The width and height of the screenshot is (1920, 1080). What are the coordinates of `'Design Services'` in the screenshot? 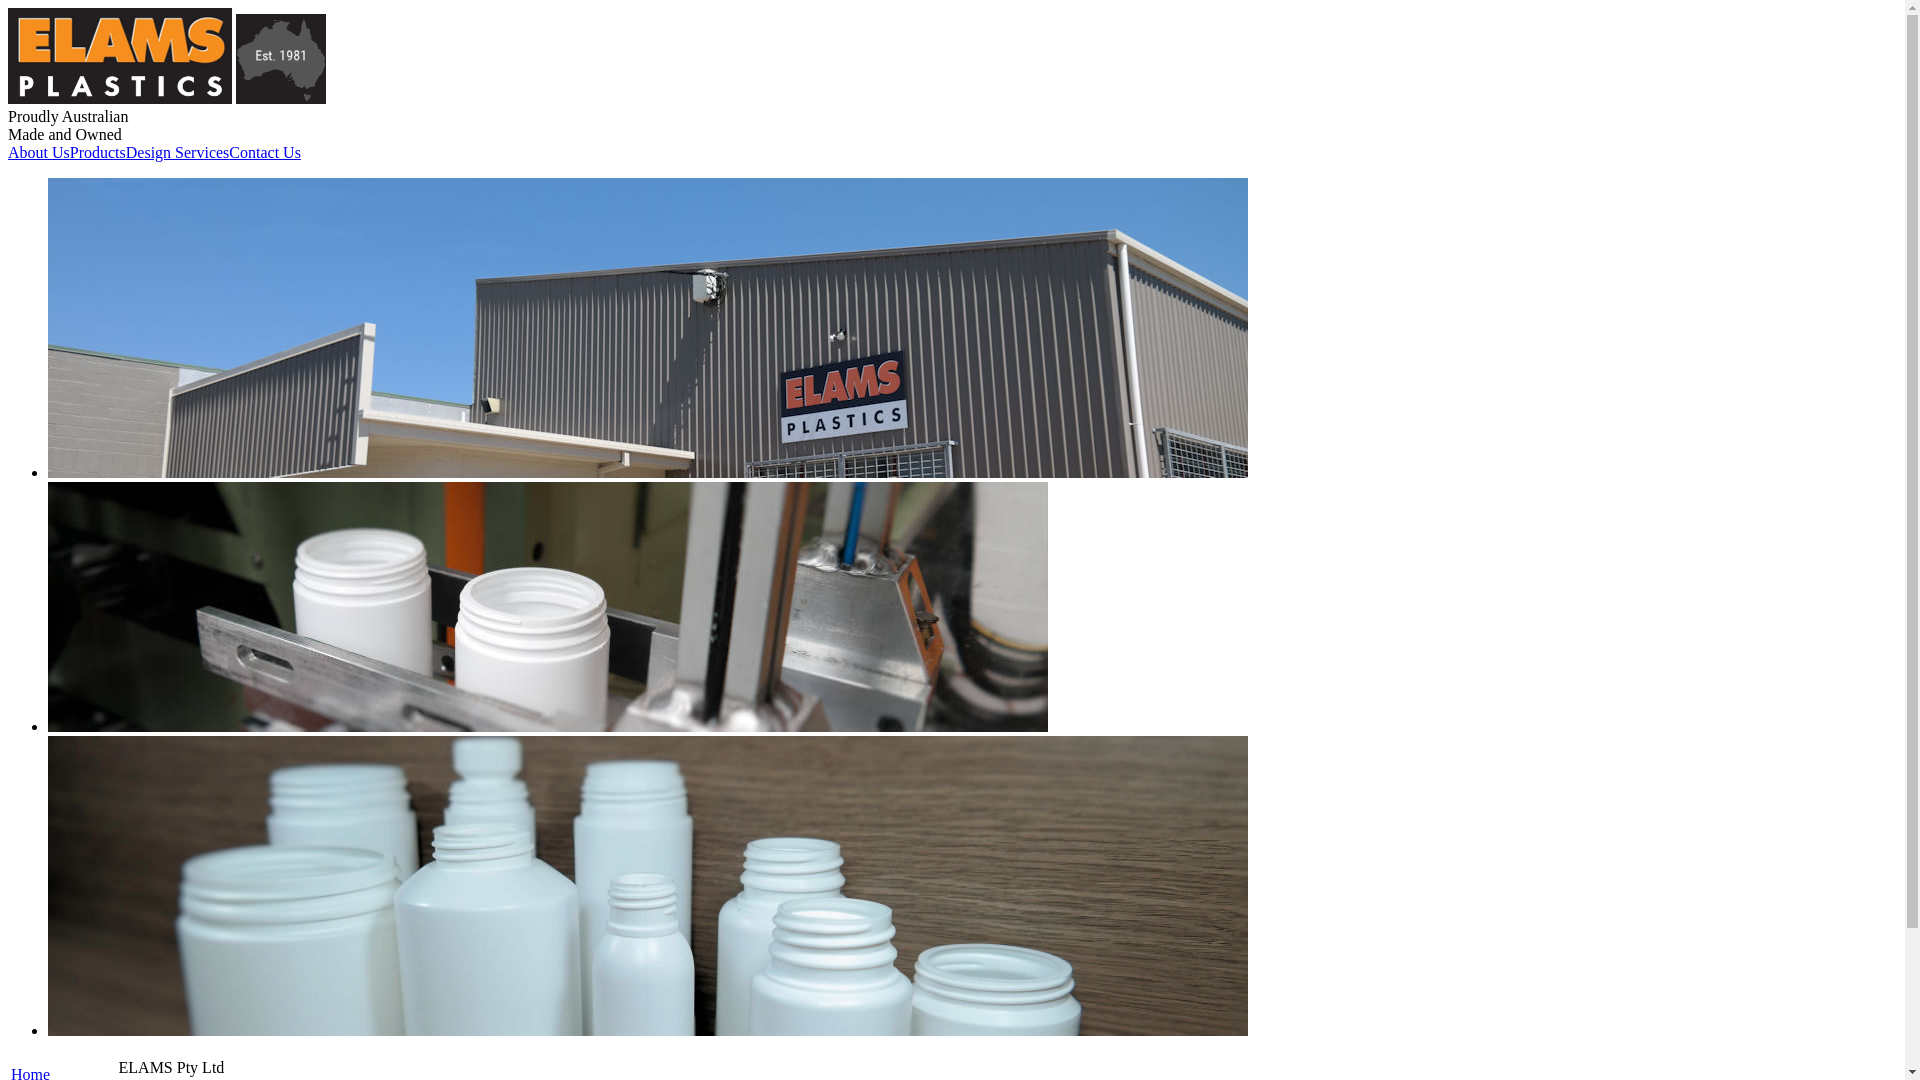 It's located at (124, 152).